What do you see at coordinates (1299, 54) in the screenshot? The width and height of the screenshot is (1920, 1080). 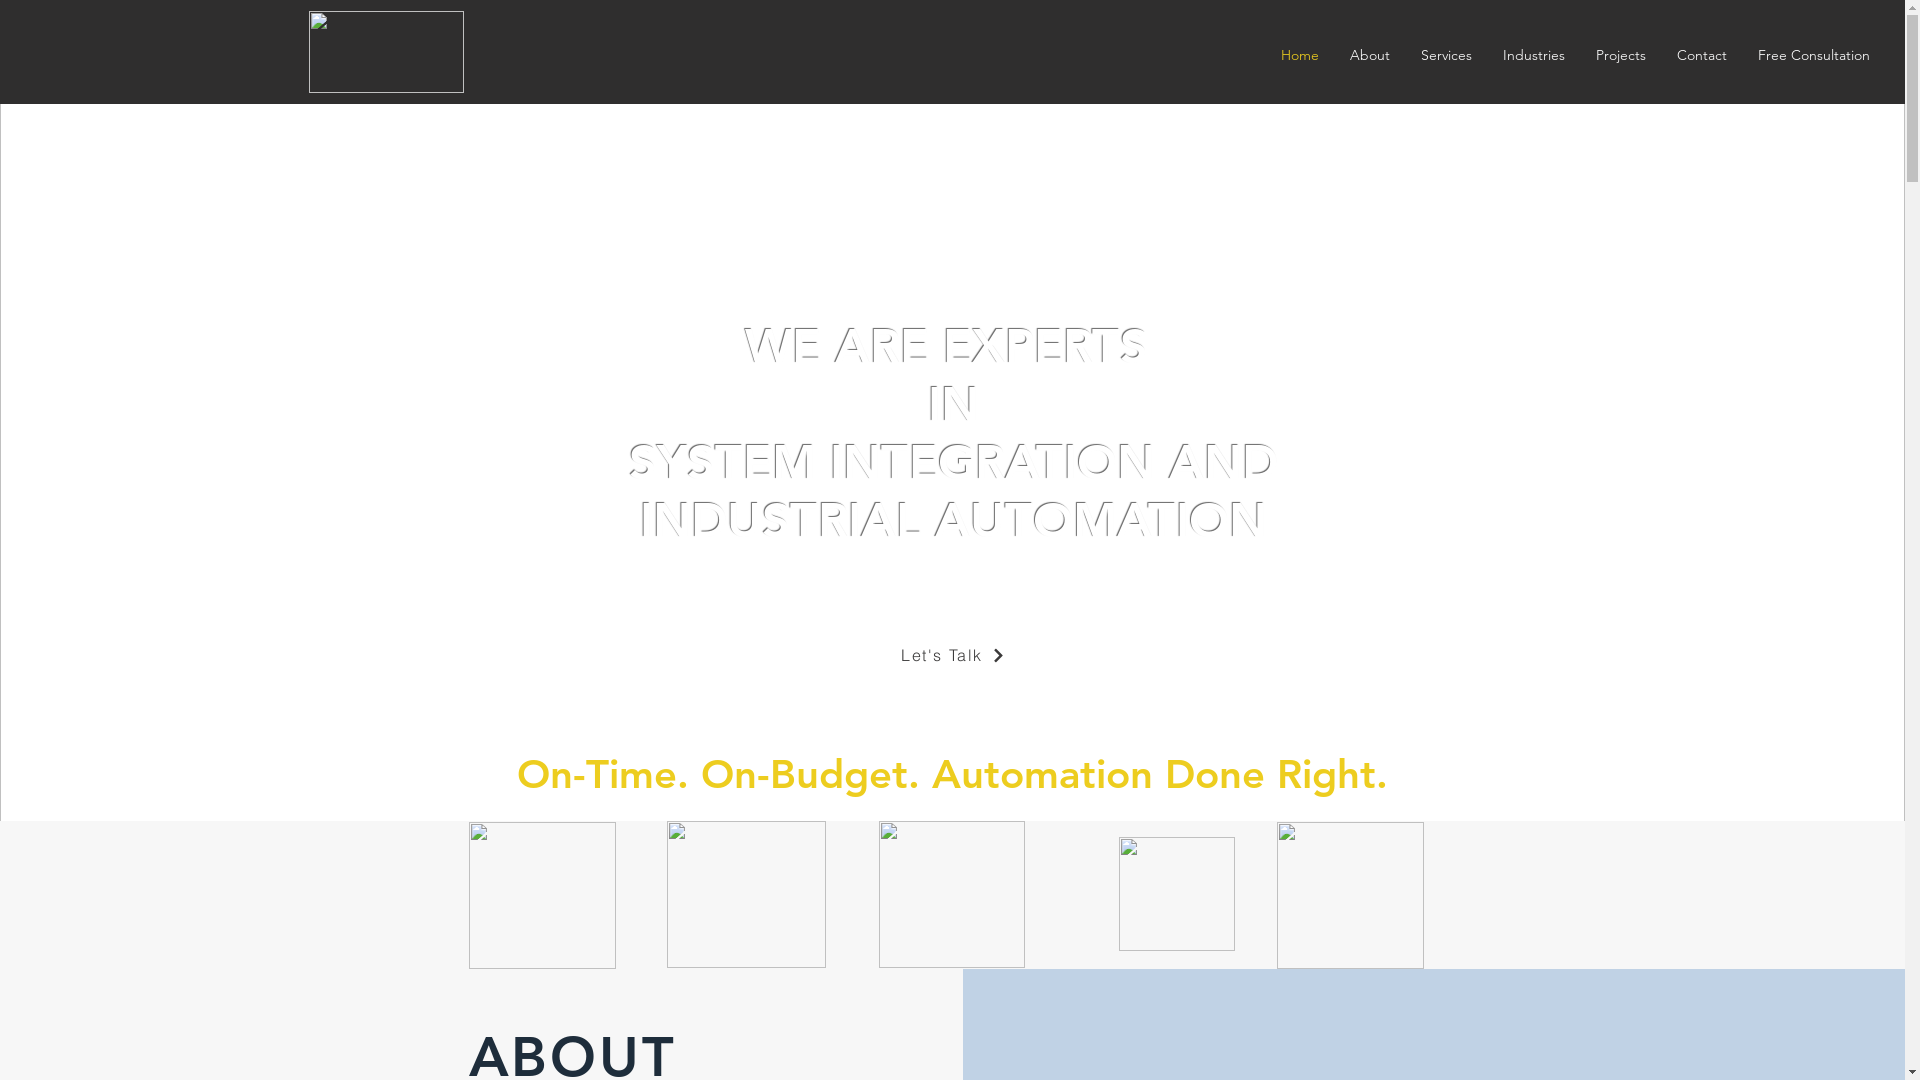 I see `'Home'` at bounding box center [1299, 54].